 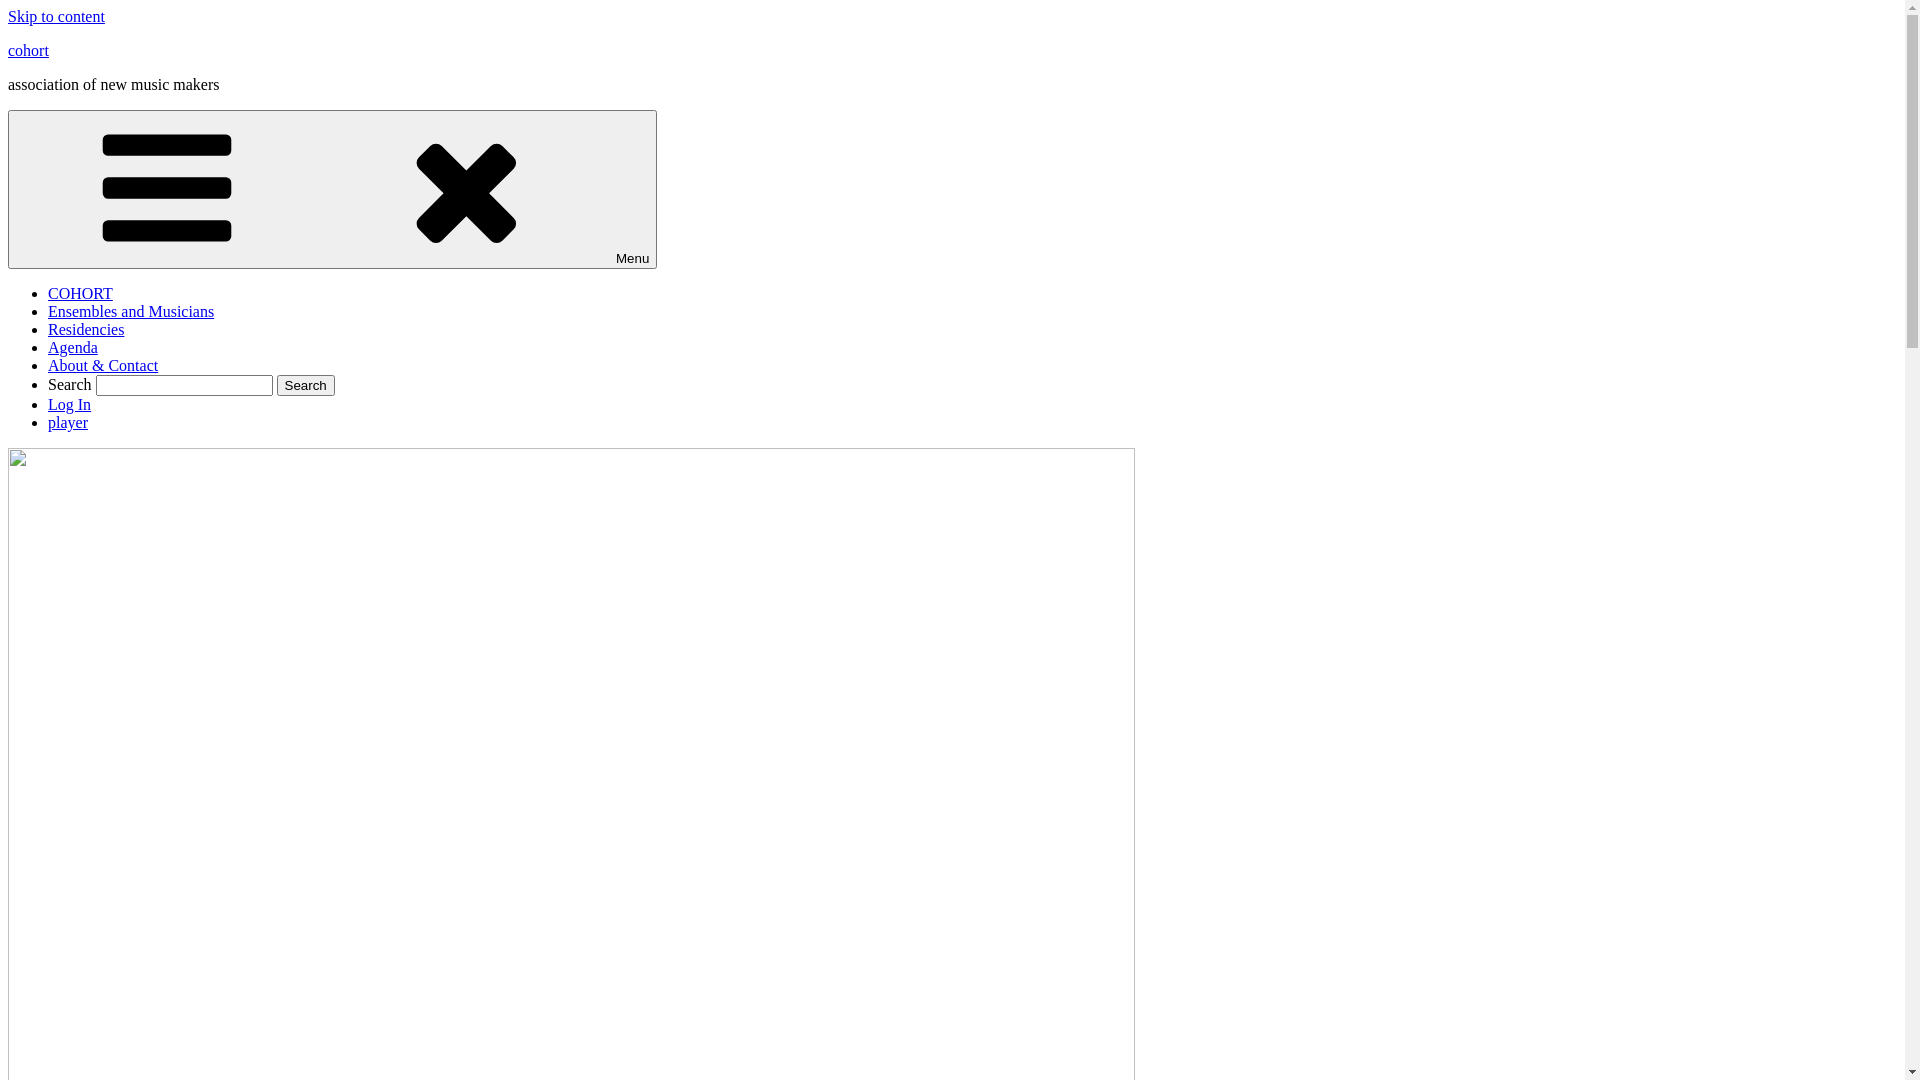 What do you see at coordinates (276, 385) in the screenshot?
I see `'Search'` at bounding box center [276, 385].